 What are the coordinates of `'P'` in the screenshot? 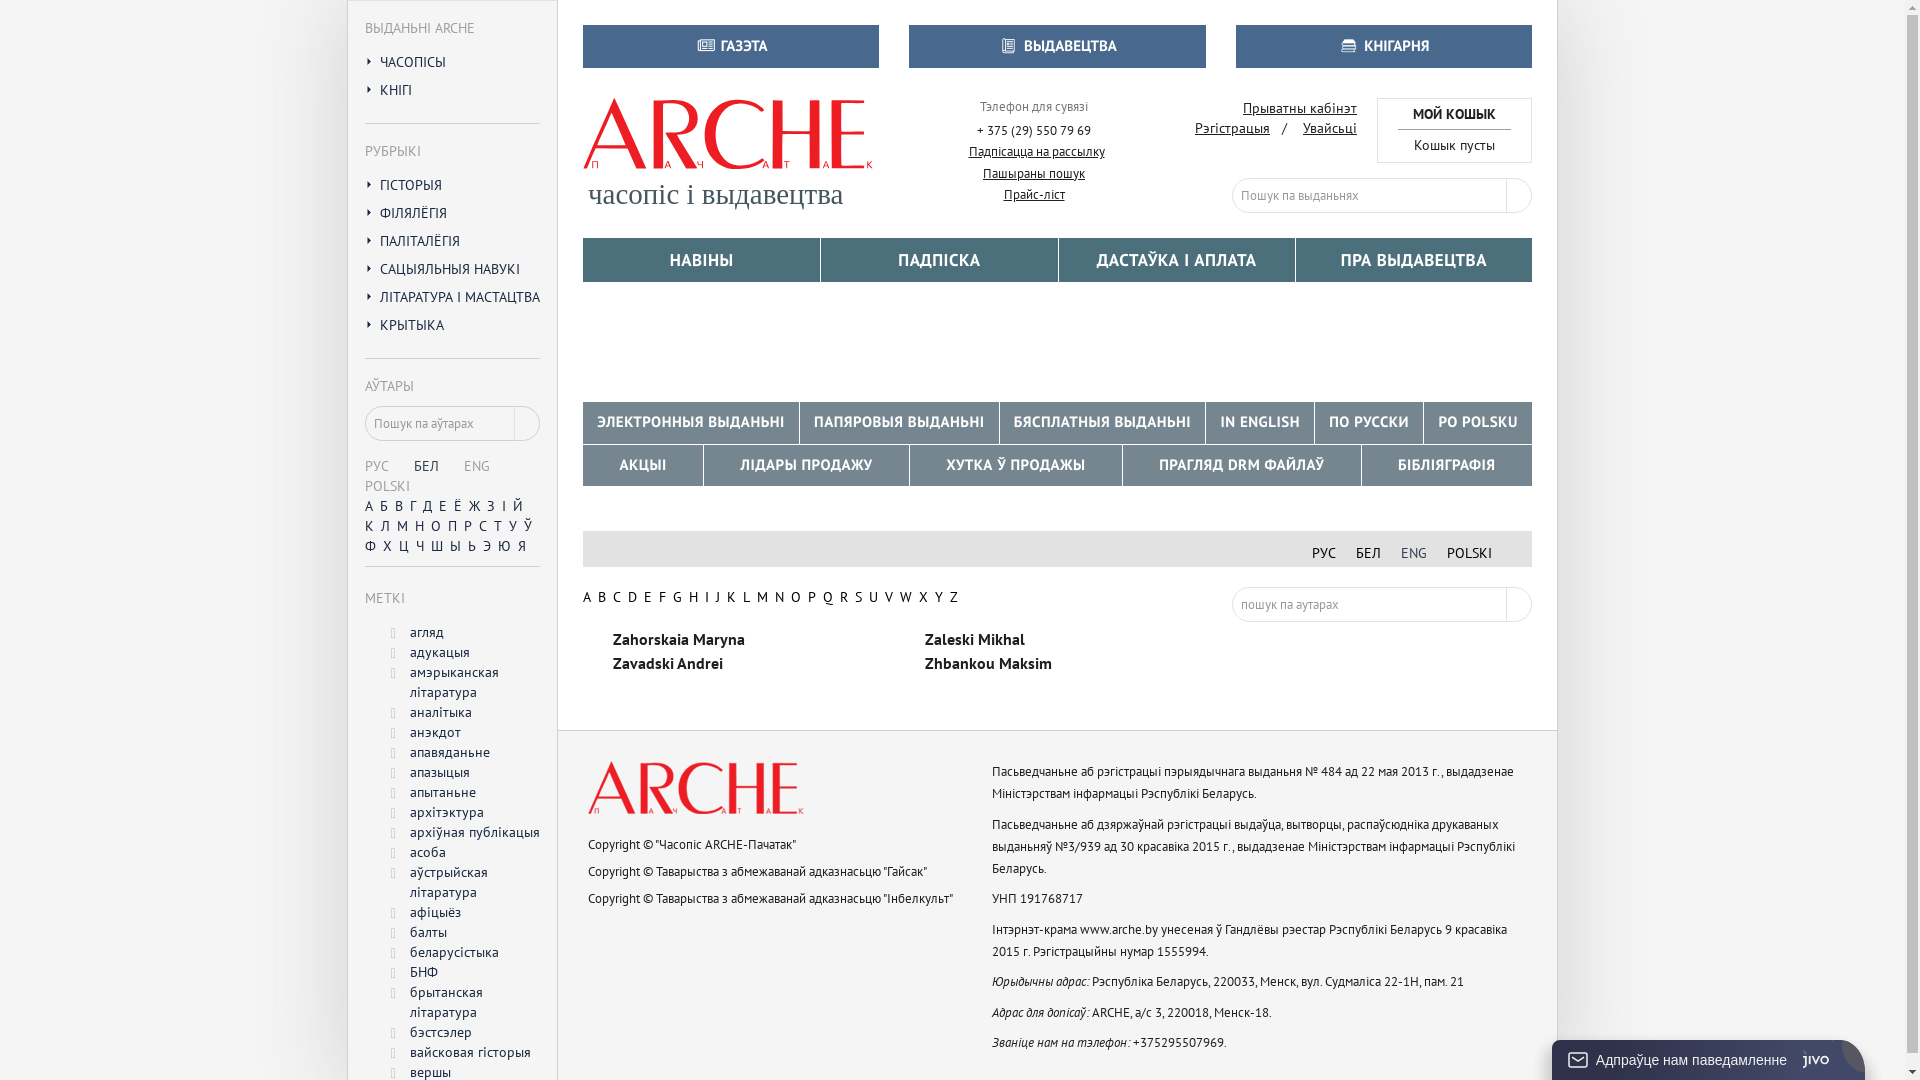 It's located at (811, 596).